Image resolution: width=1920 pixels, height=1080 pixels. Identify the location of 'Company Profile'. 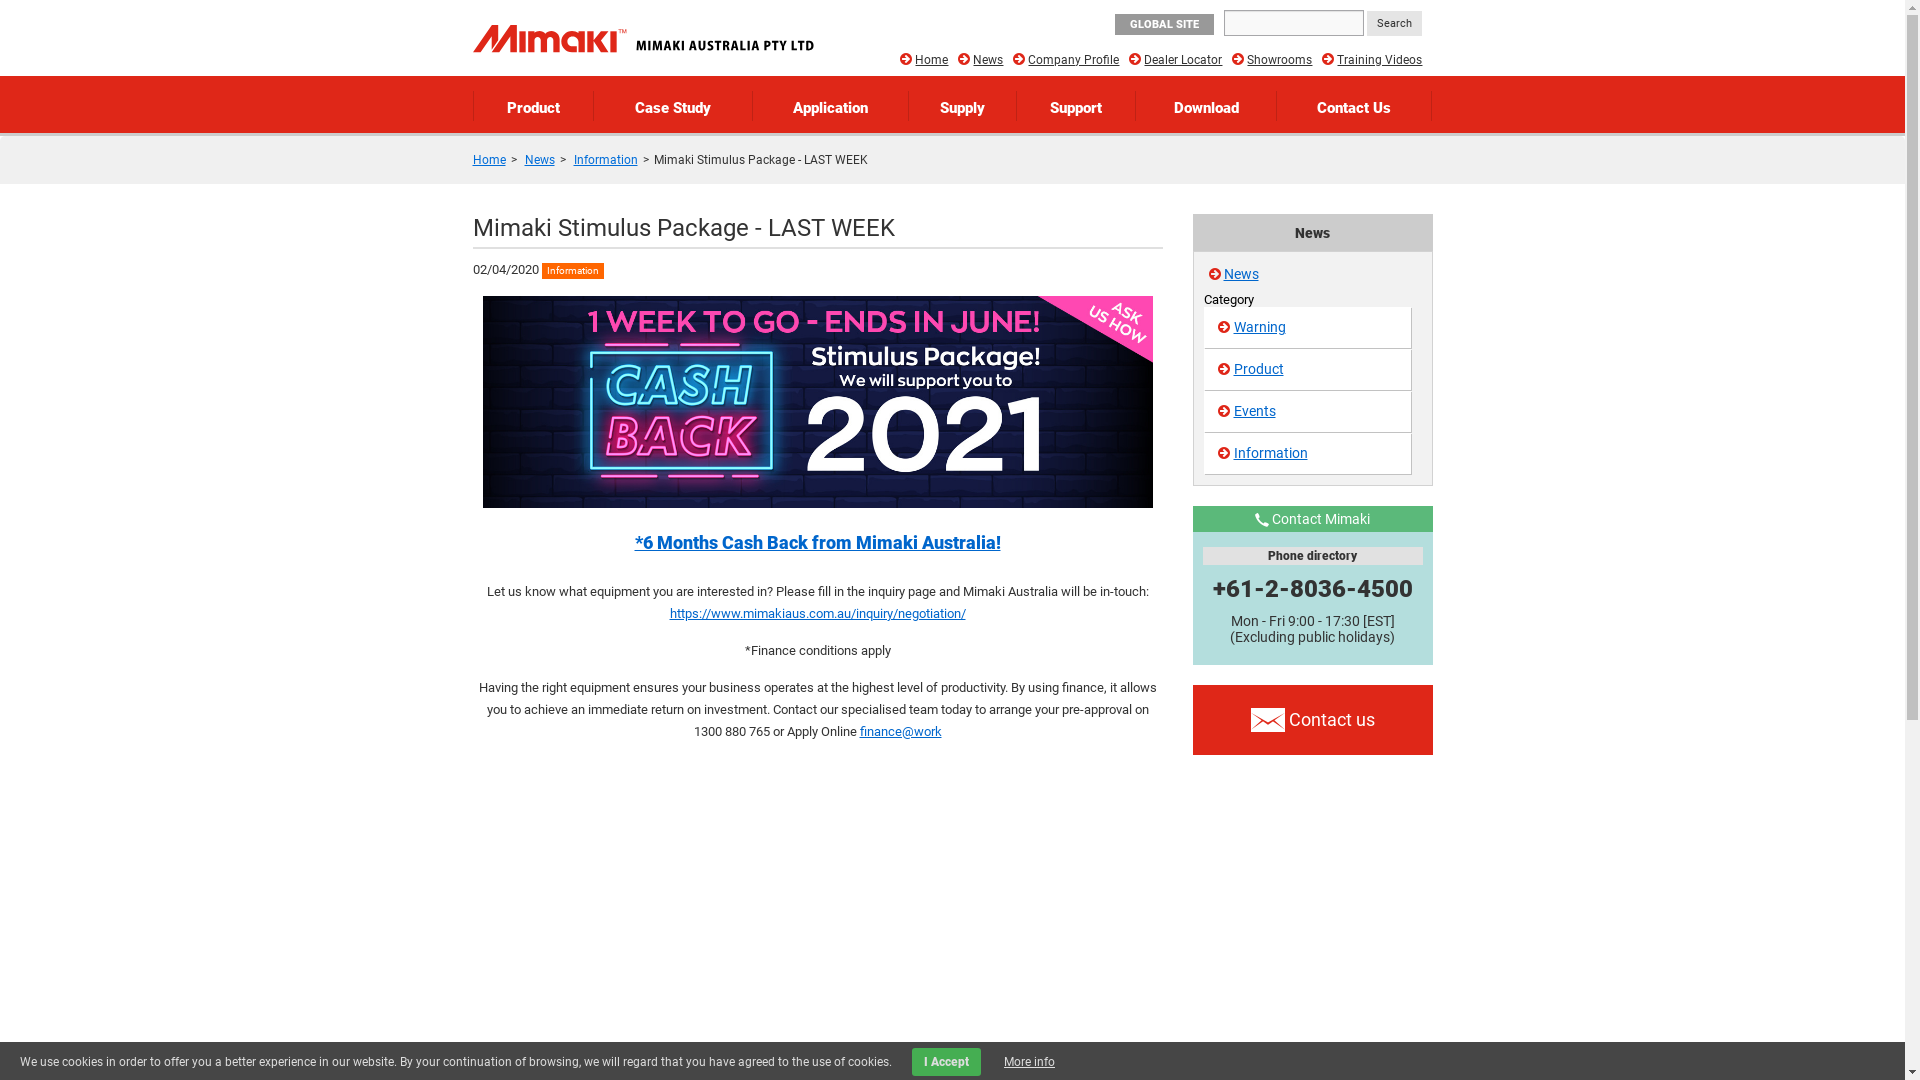
(1027, 59).